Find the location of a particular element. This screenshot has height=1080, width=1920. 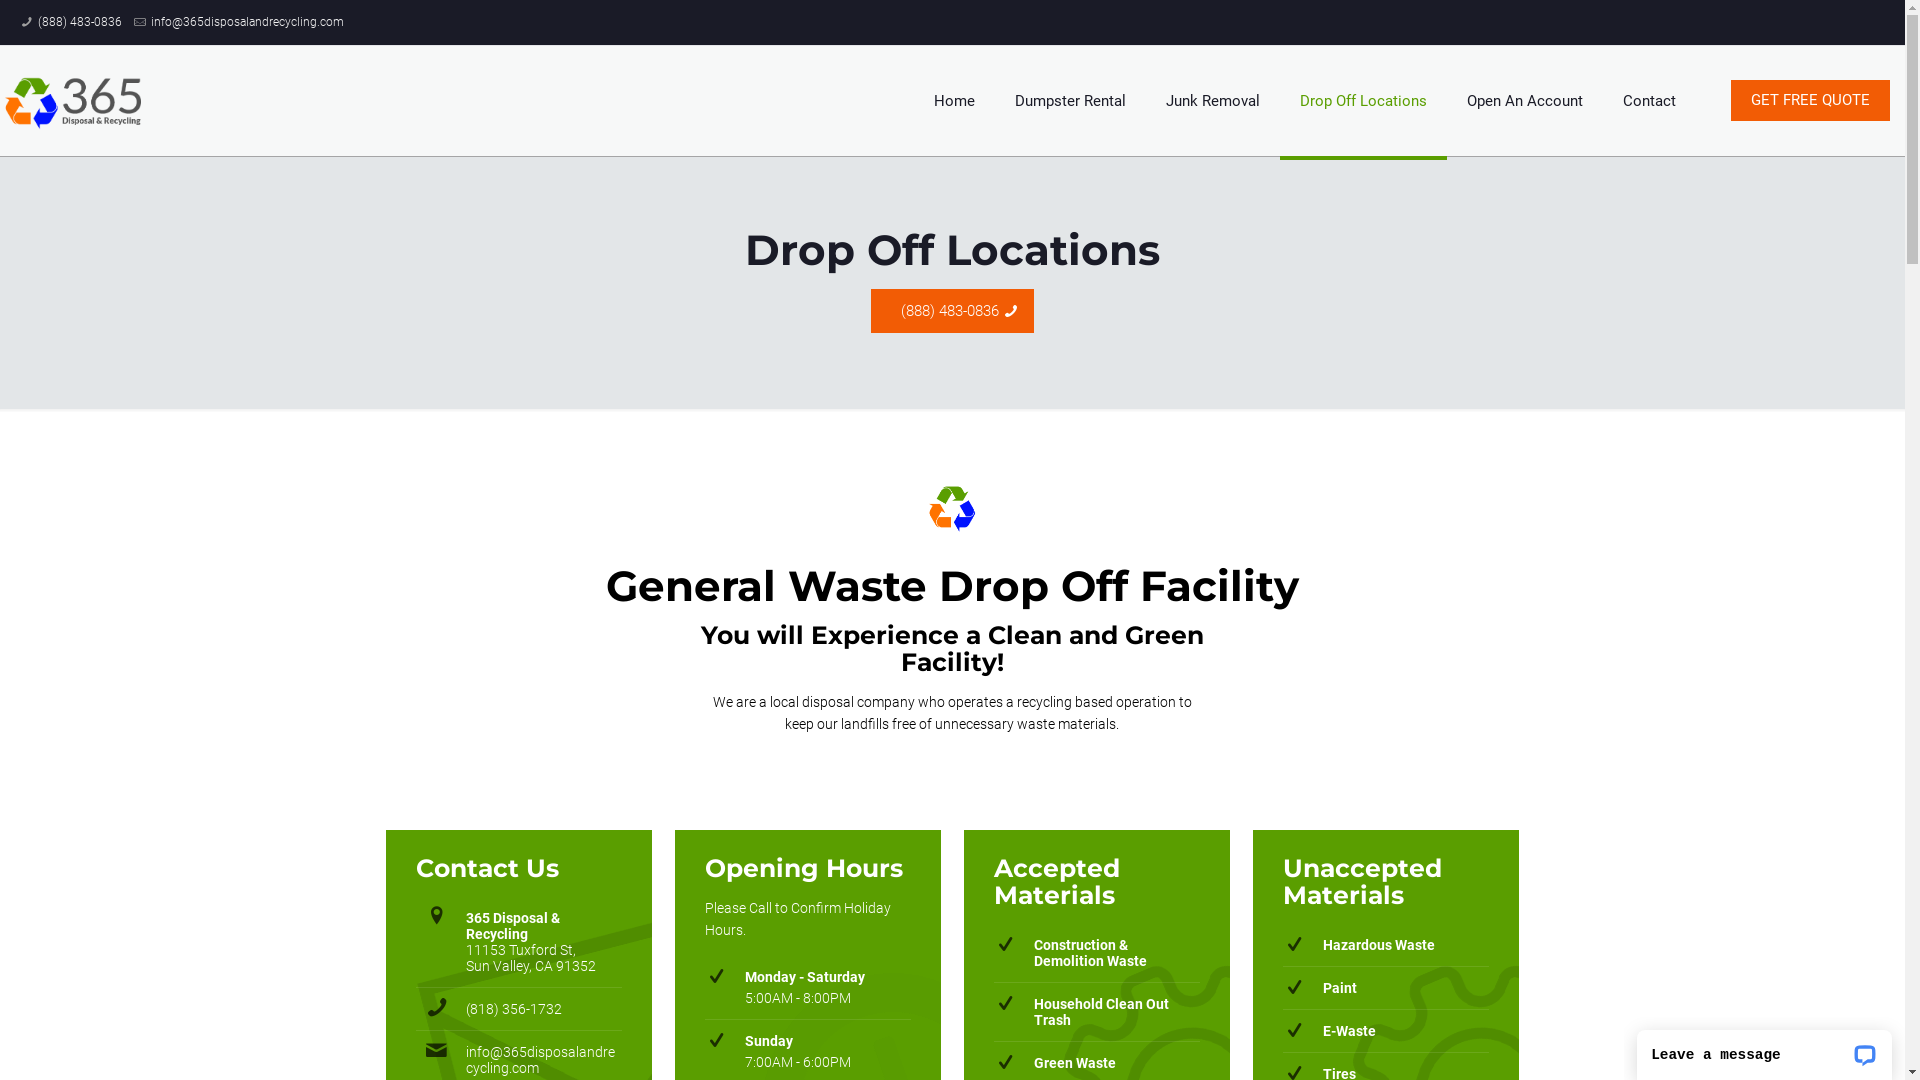

'Home' is located at coordinates (953, 100).